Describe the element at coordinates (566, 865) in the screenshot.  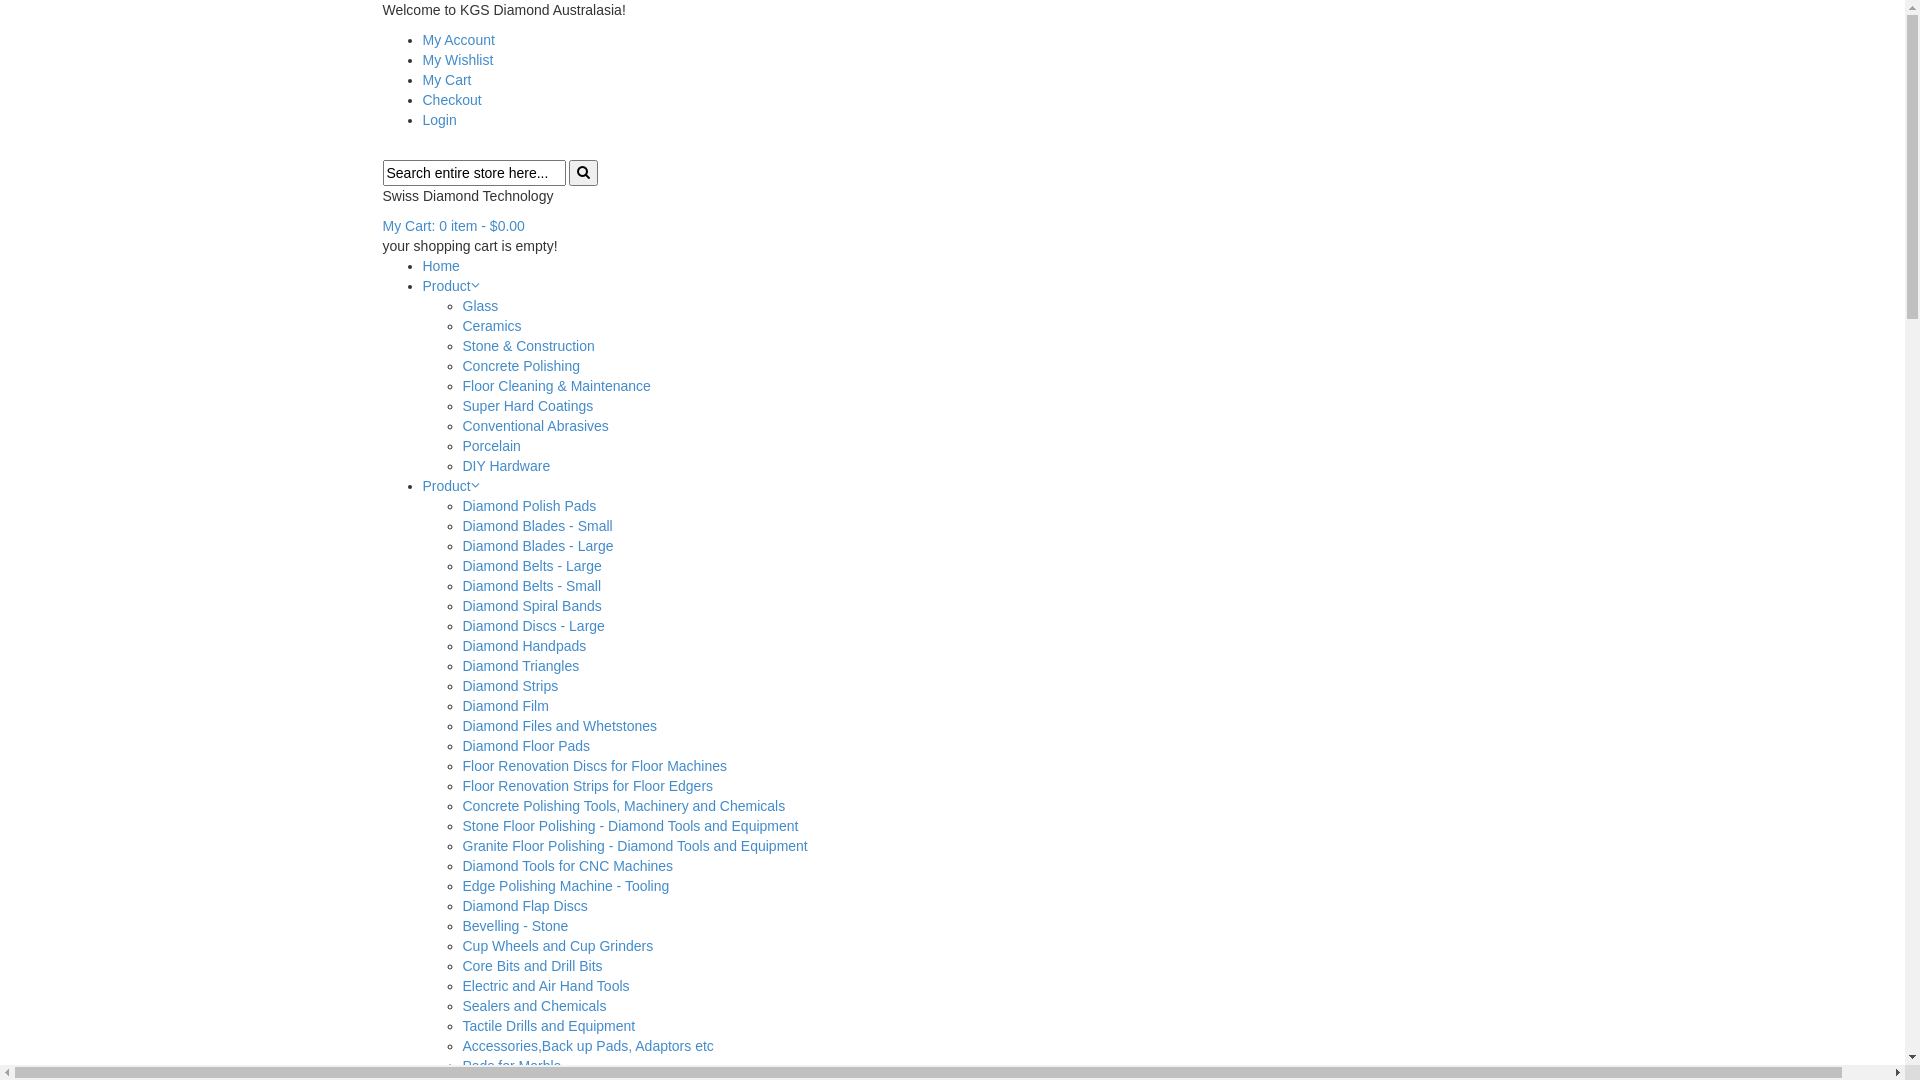
I see `'Diamond Tools for CNC Machines'` at that location.